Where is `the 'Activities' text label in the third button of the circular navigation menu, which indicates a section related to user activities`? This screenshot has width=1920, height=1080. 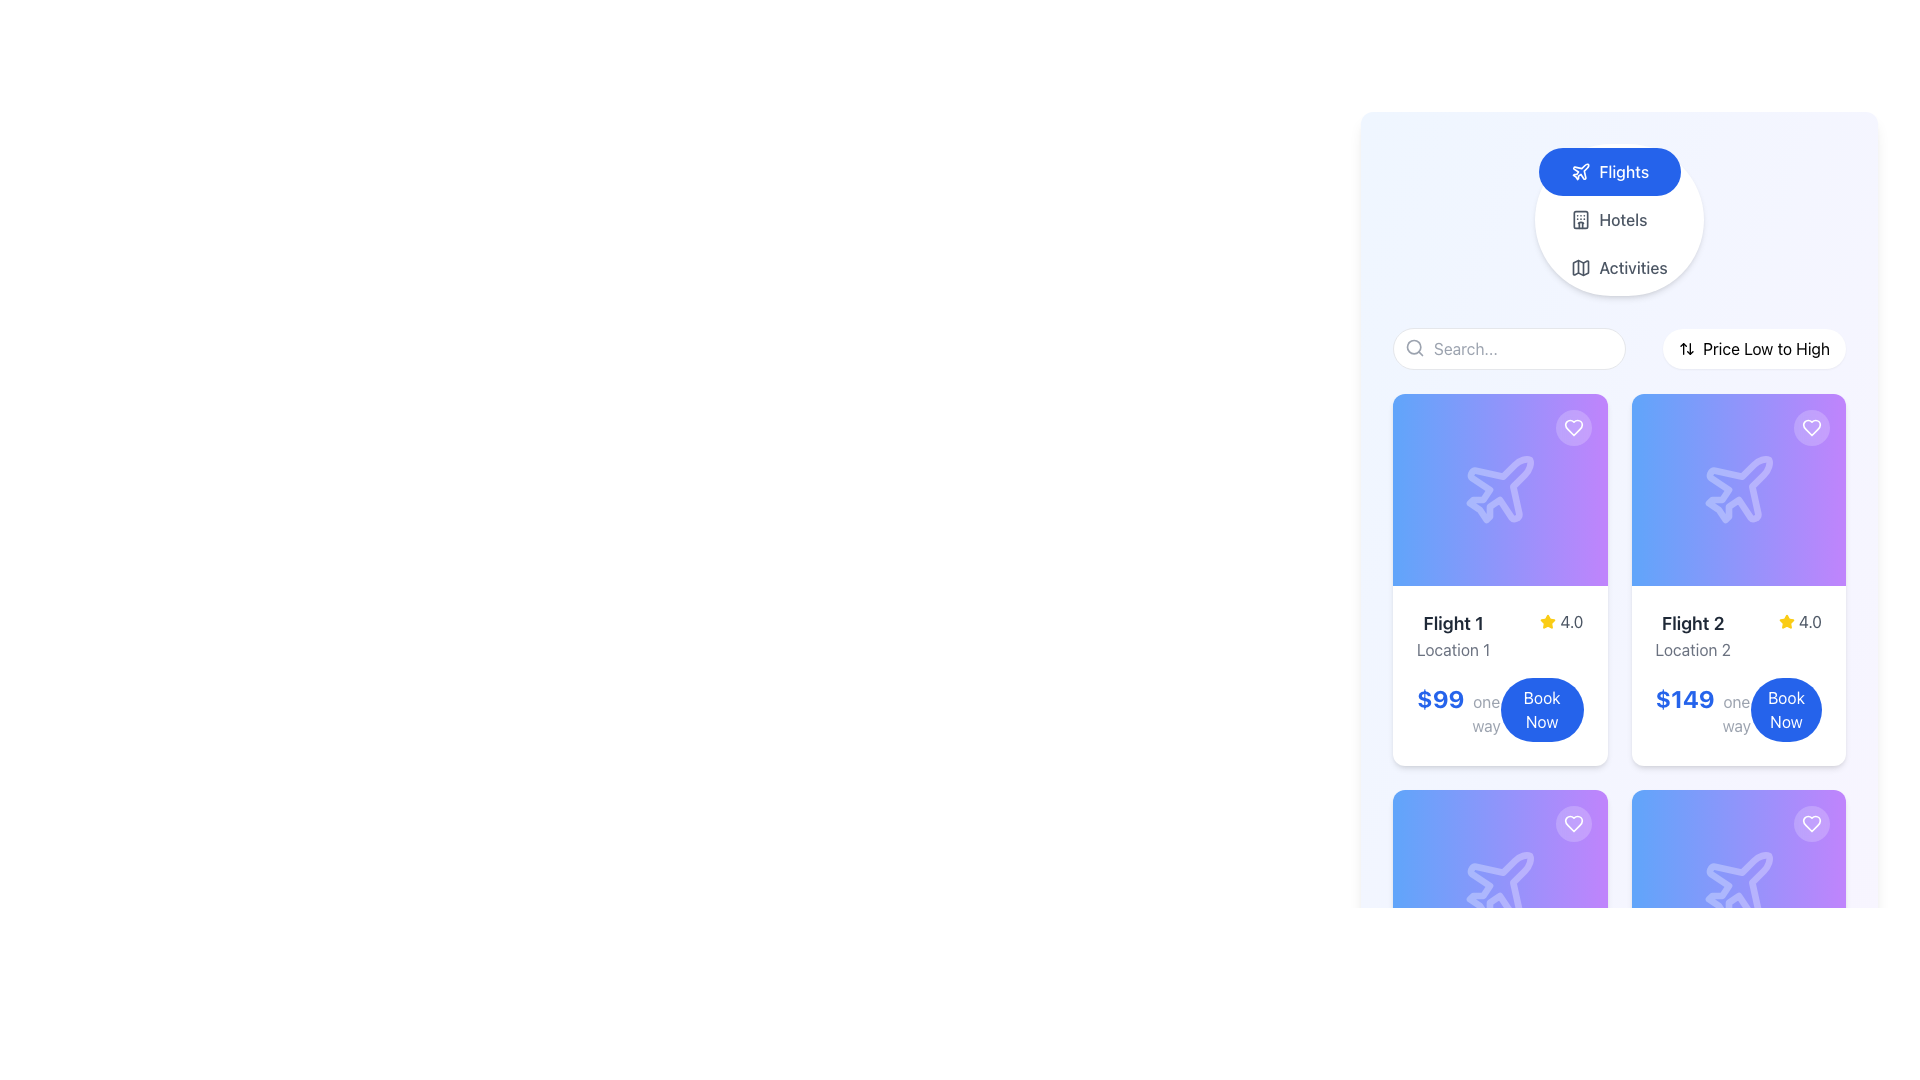
the 'Activities' text label in the third button of the circular navigation menu, which indicates a section related to user activities is located at coordinates (1633, 266).